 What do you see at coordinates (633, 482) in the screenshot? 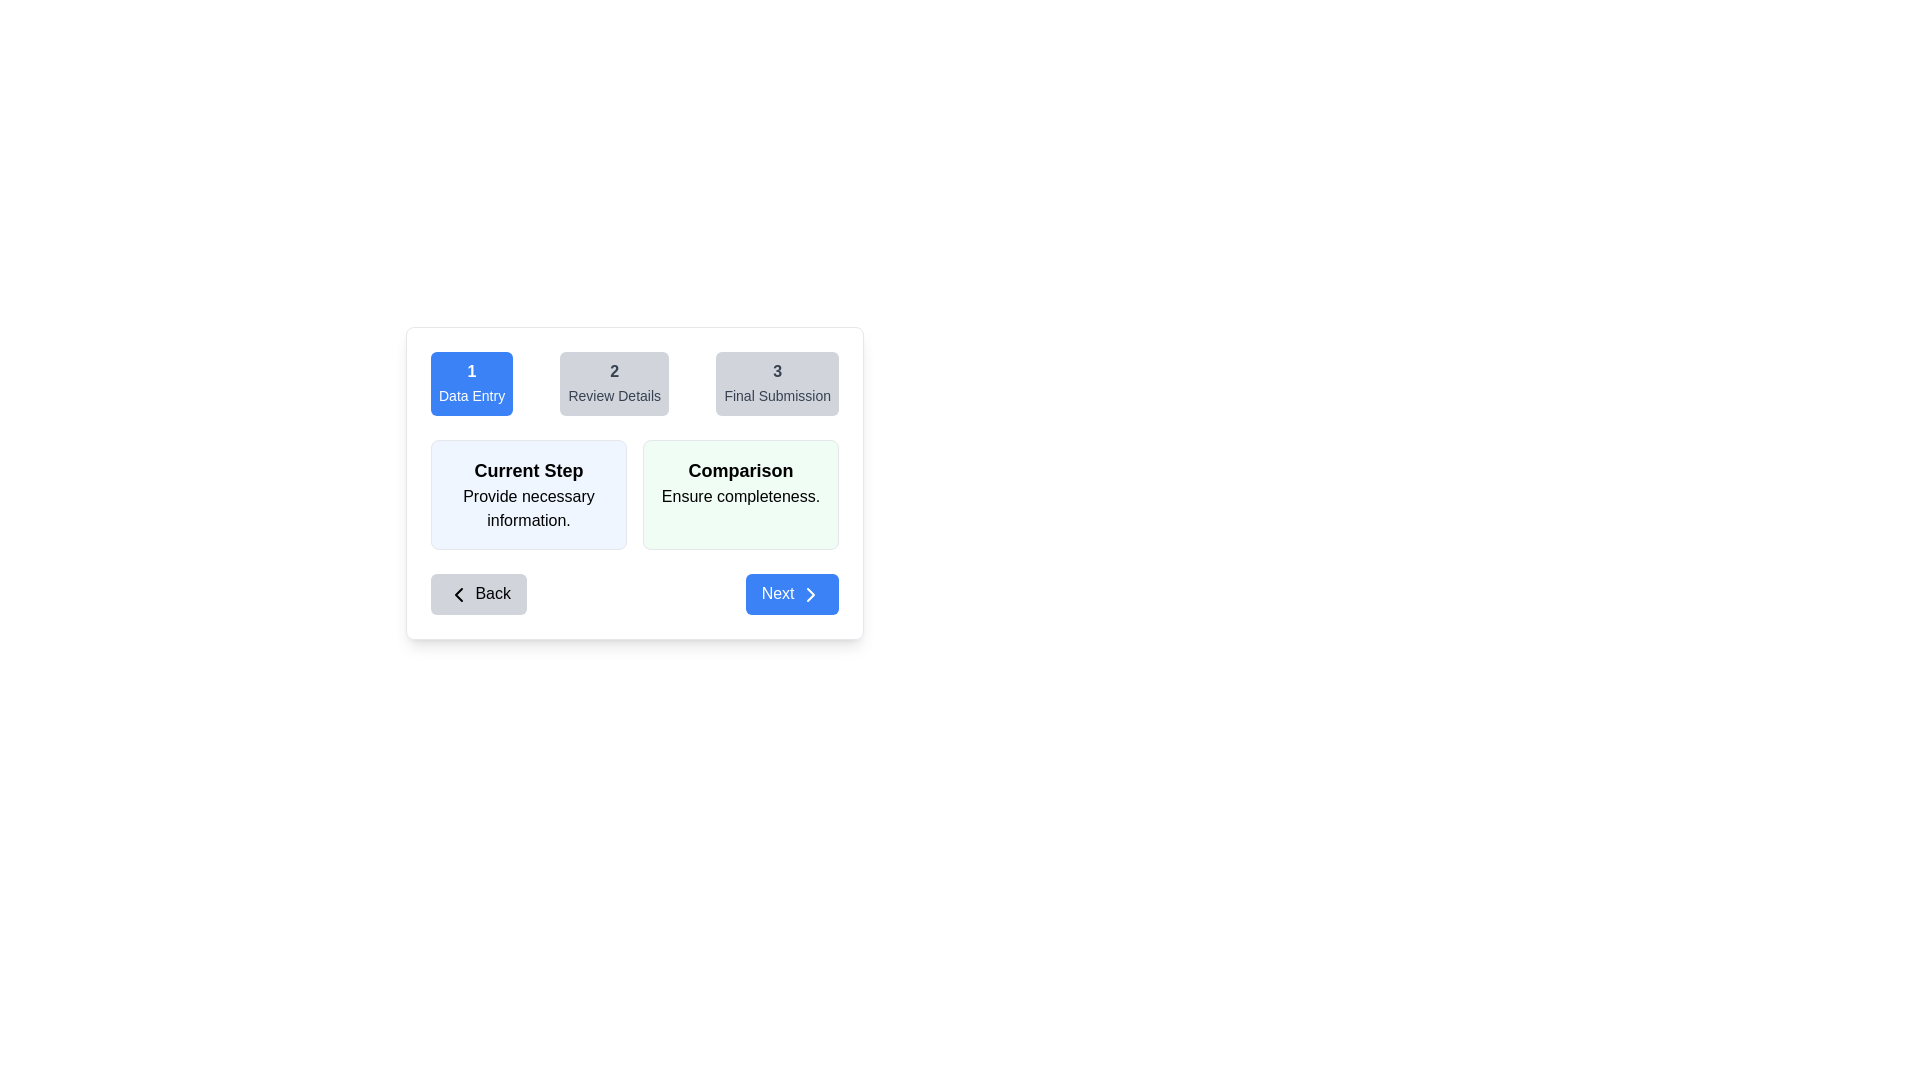
I see `information displayed in the 'Comparison' informational panel located centrally inside the white modal overlay, below the horizontal progress bar` at bounding box center [633, 482].